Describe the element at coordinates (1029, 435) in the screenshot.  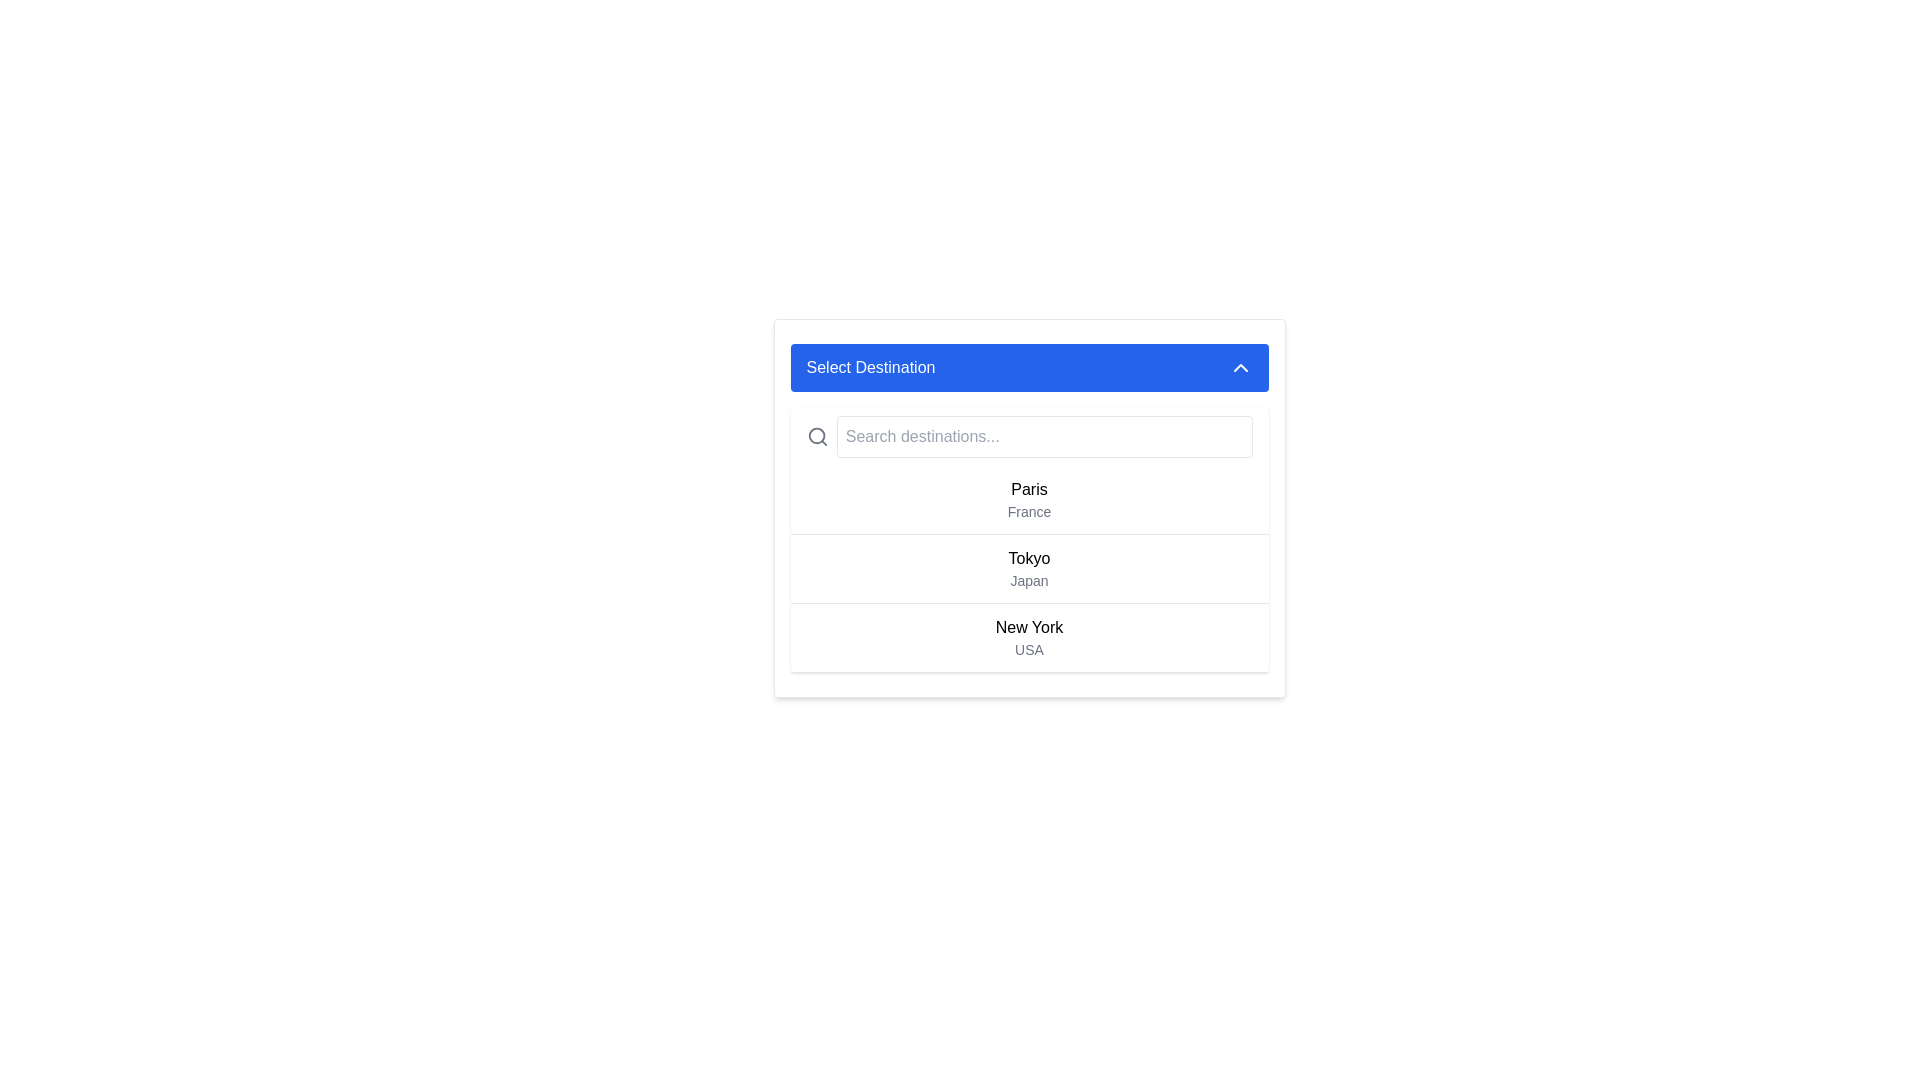
I see `the text input field labeled 'Search destinations...' located in the dropdown list interface below the title bar 'Select Destination'` at that location.